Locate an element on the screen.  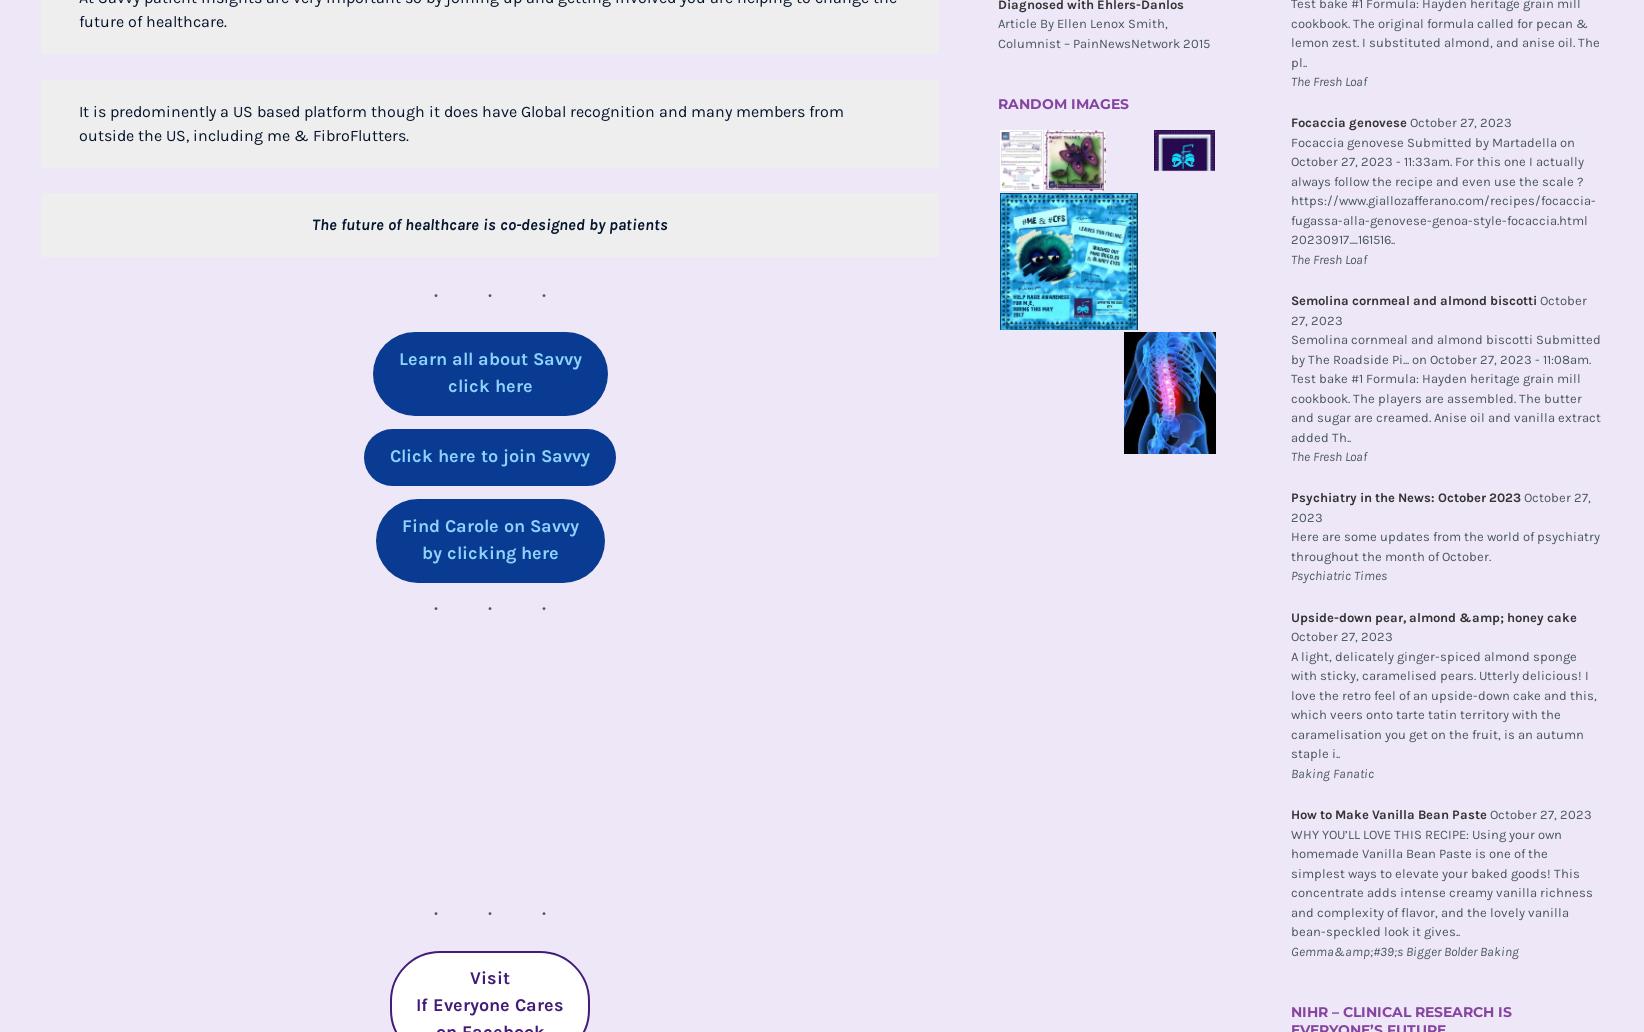
'Semolina cornmeal and almond biscotti Submitted by The Roadside Pi... on October 27, 2023 - 11:08am. Test bake #1 Formula: Hayden heritage grain mill cookbook. The players are assembled. The butter and sugar are creamed. Anise oil and vanilla extract added Th..' is located at coordinates (1445, 387).